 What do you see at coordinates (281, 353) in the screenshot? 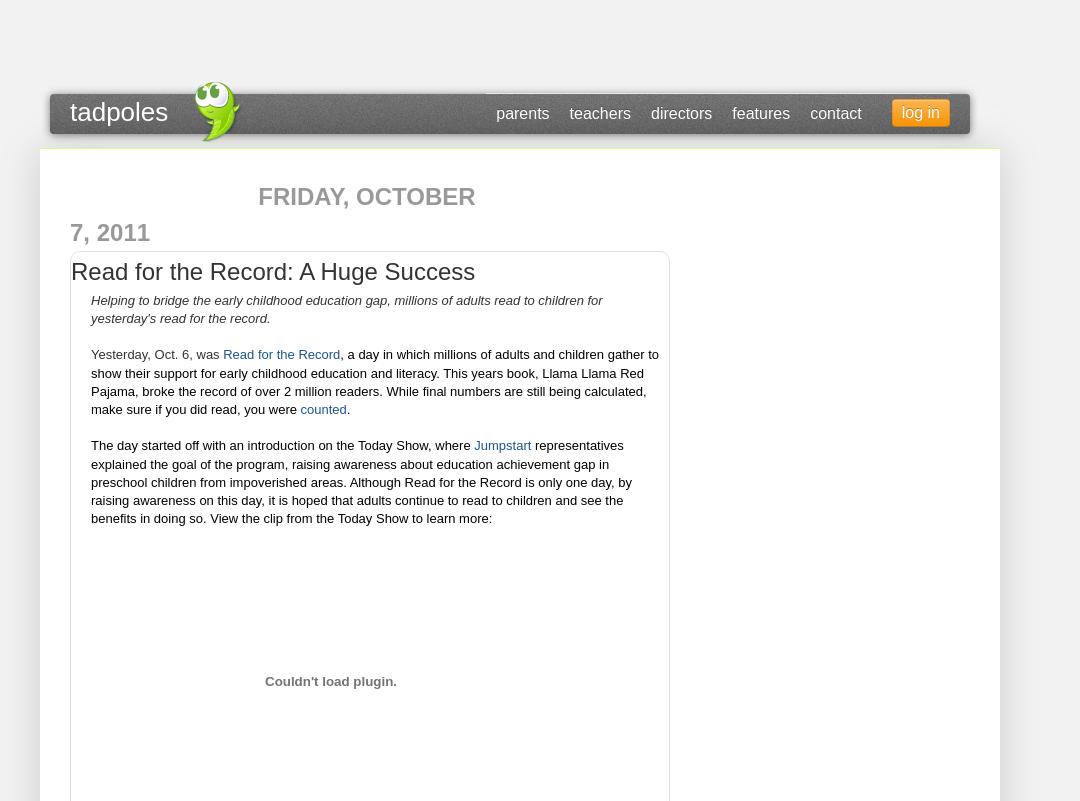
I see `'Read for the Record'` at bounding box center [281, 353].